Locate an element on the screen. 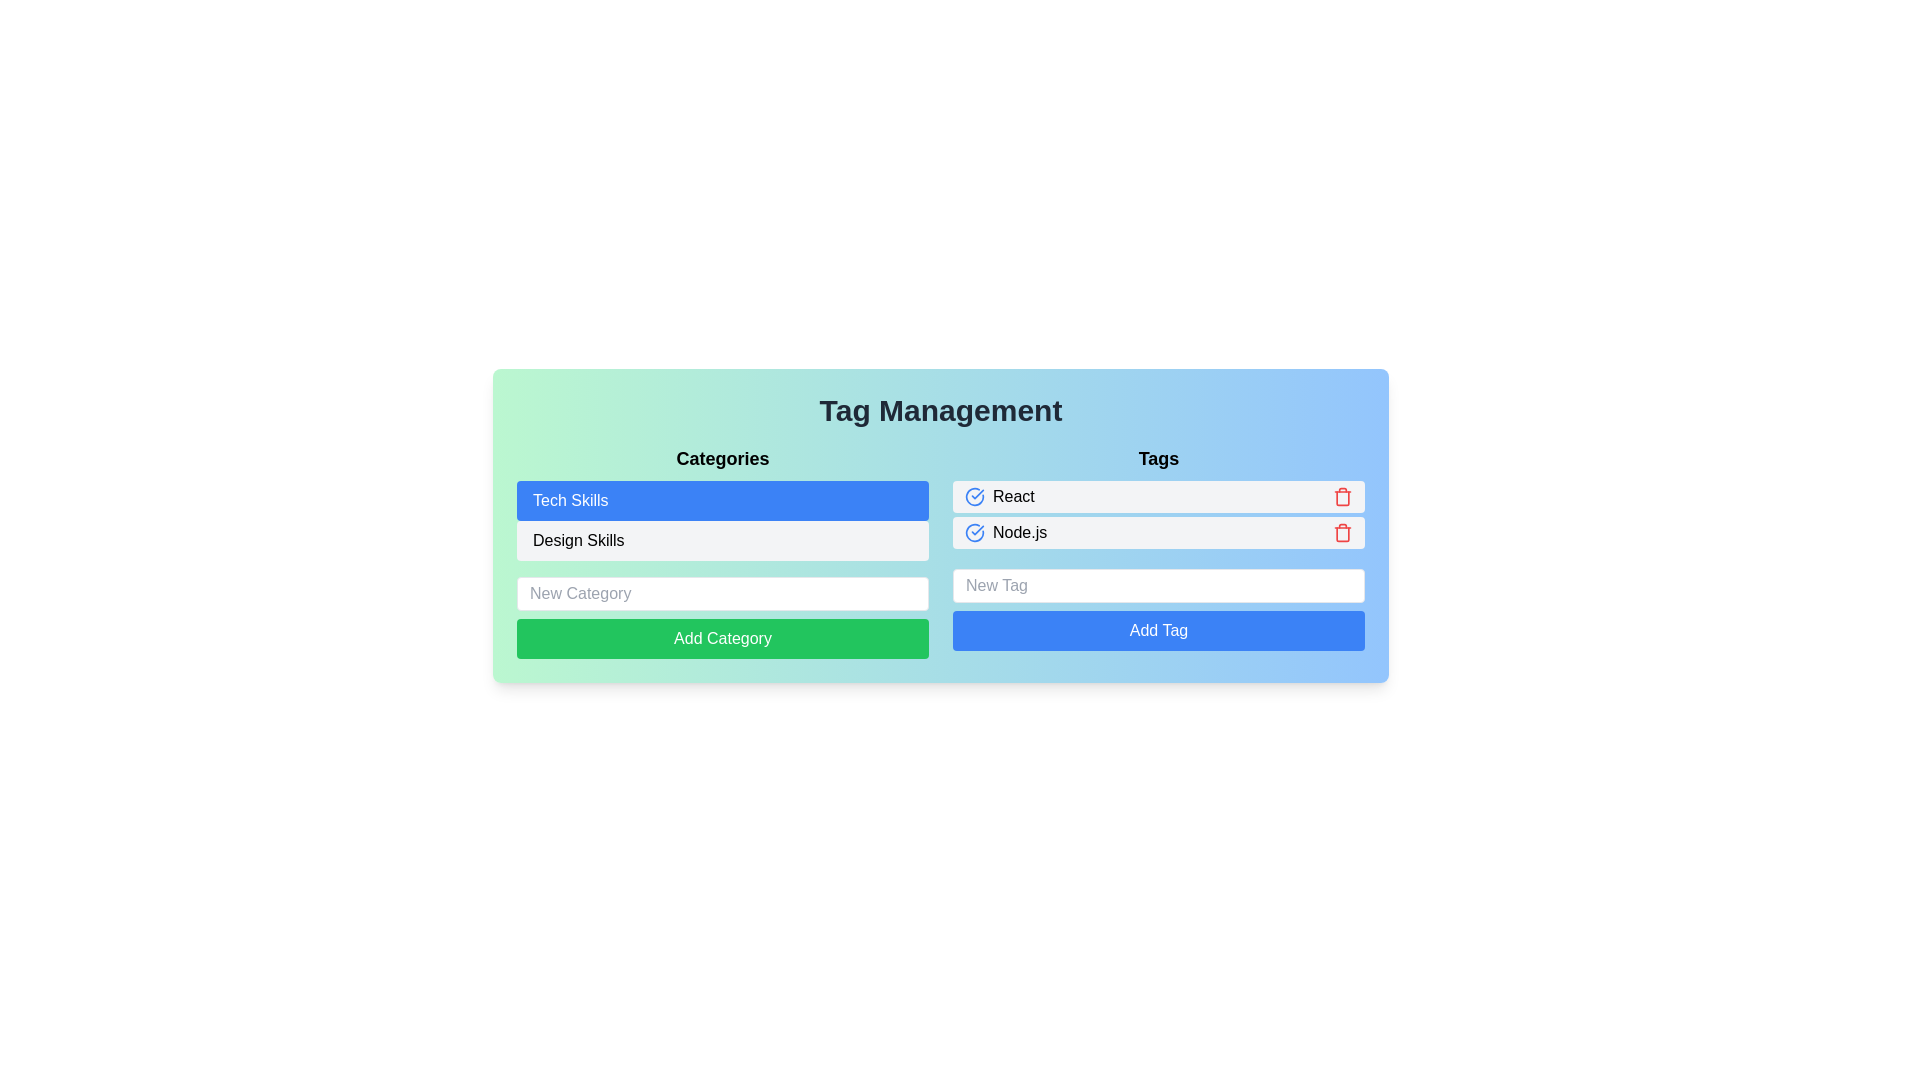 The image size is (1920, 1080). the red trash bin icon button located next to the 'React' tag in the right-hand section titled 'Tags' is located at coordinates (1343, 496).